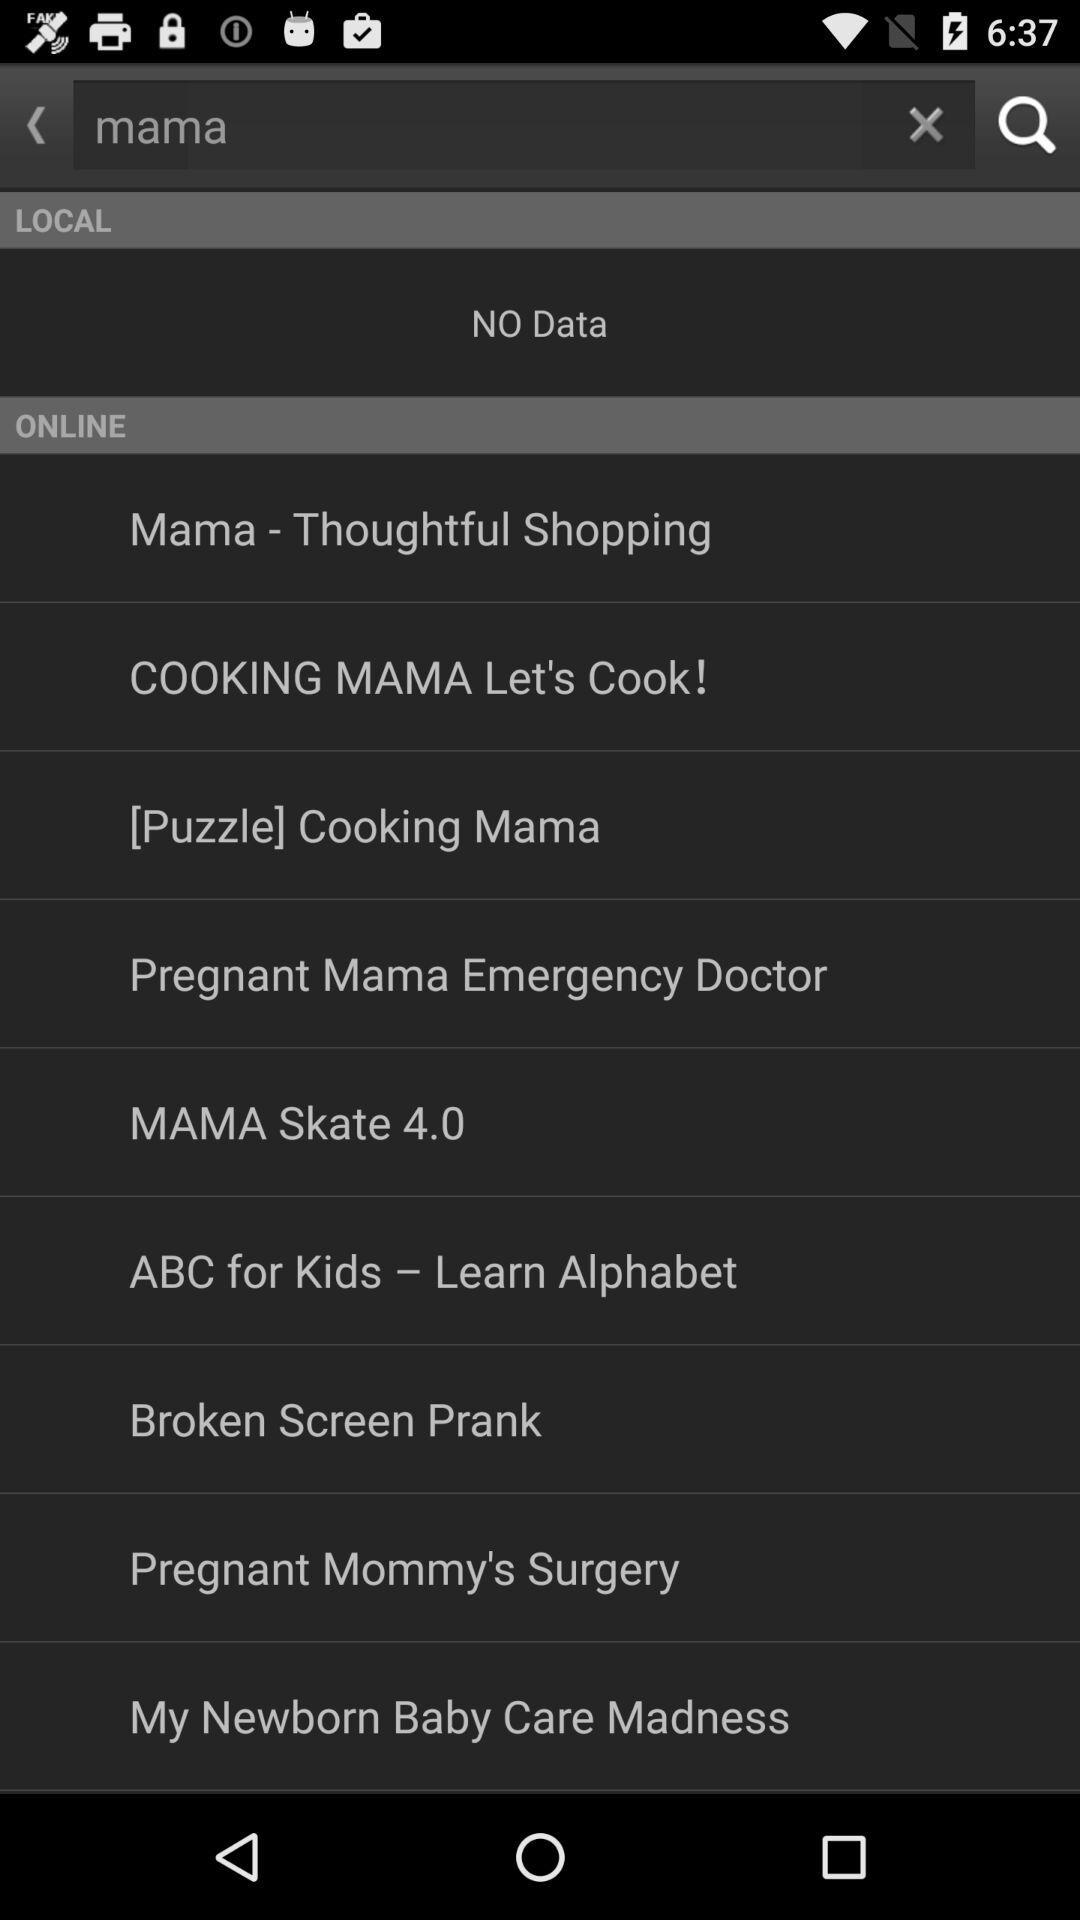 This screenshot has height=1920, width=1080. What do you see at coordinates (36, 124) in the screenshot?
I see `go back` at bounding box center [36, 124].